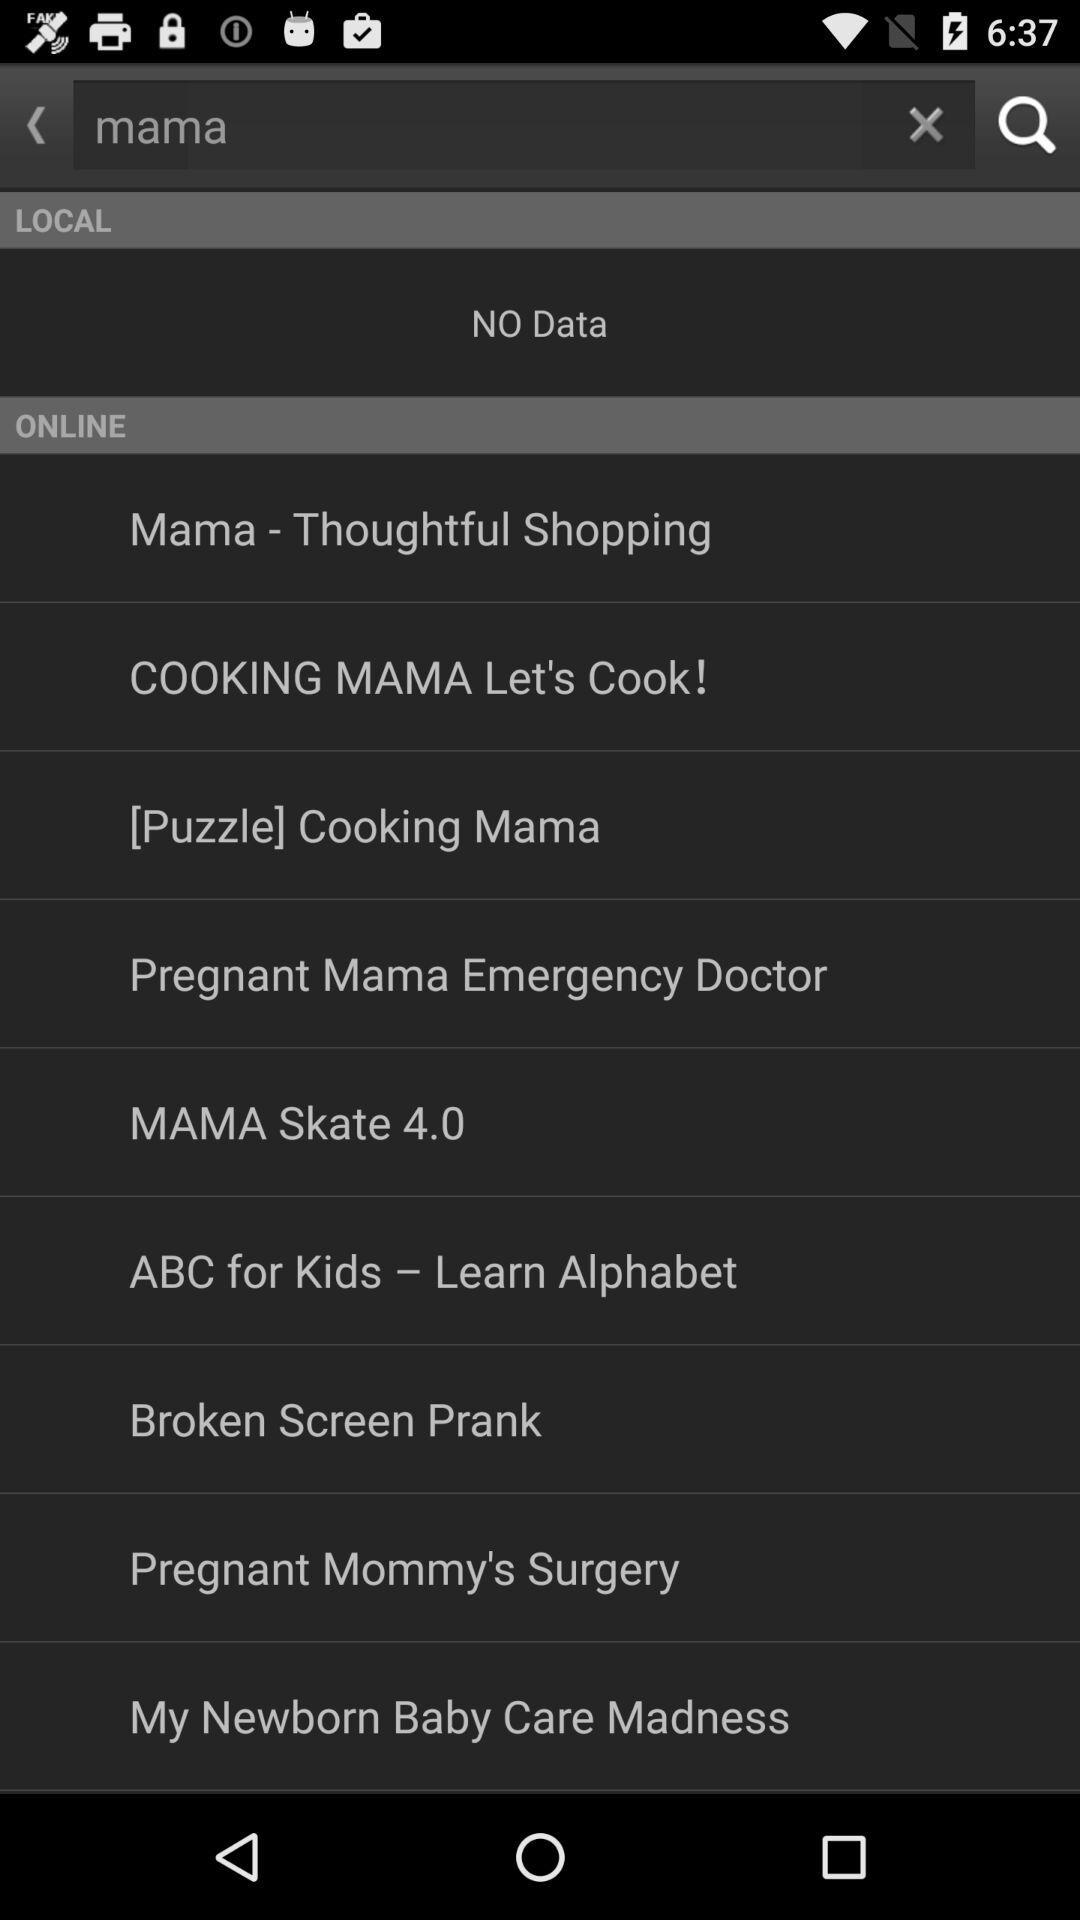 This screenshot has height=1920, width=1080. What do you see at coordinates (36, 124) in the screenshot?
I see `go back` at bounding box center [36, 124].